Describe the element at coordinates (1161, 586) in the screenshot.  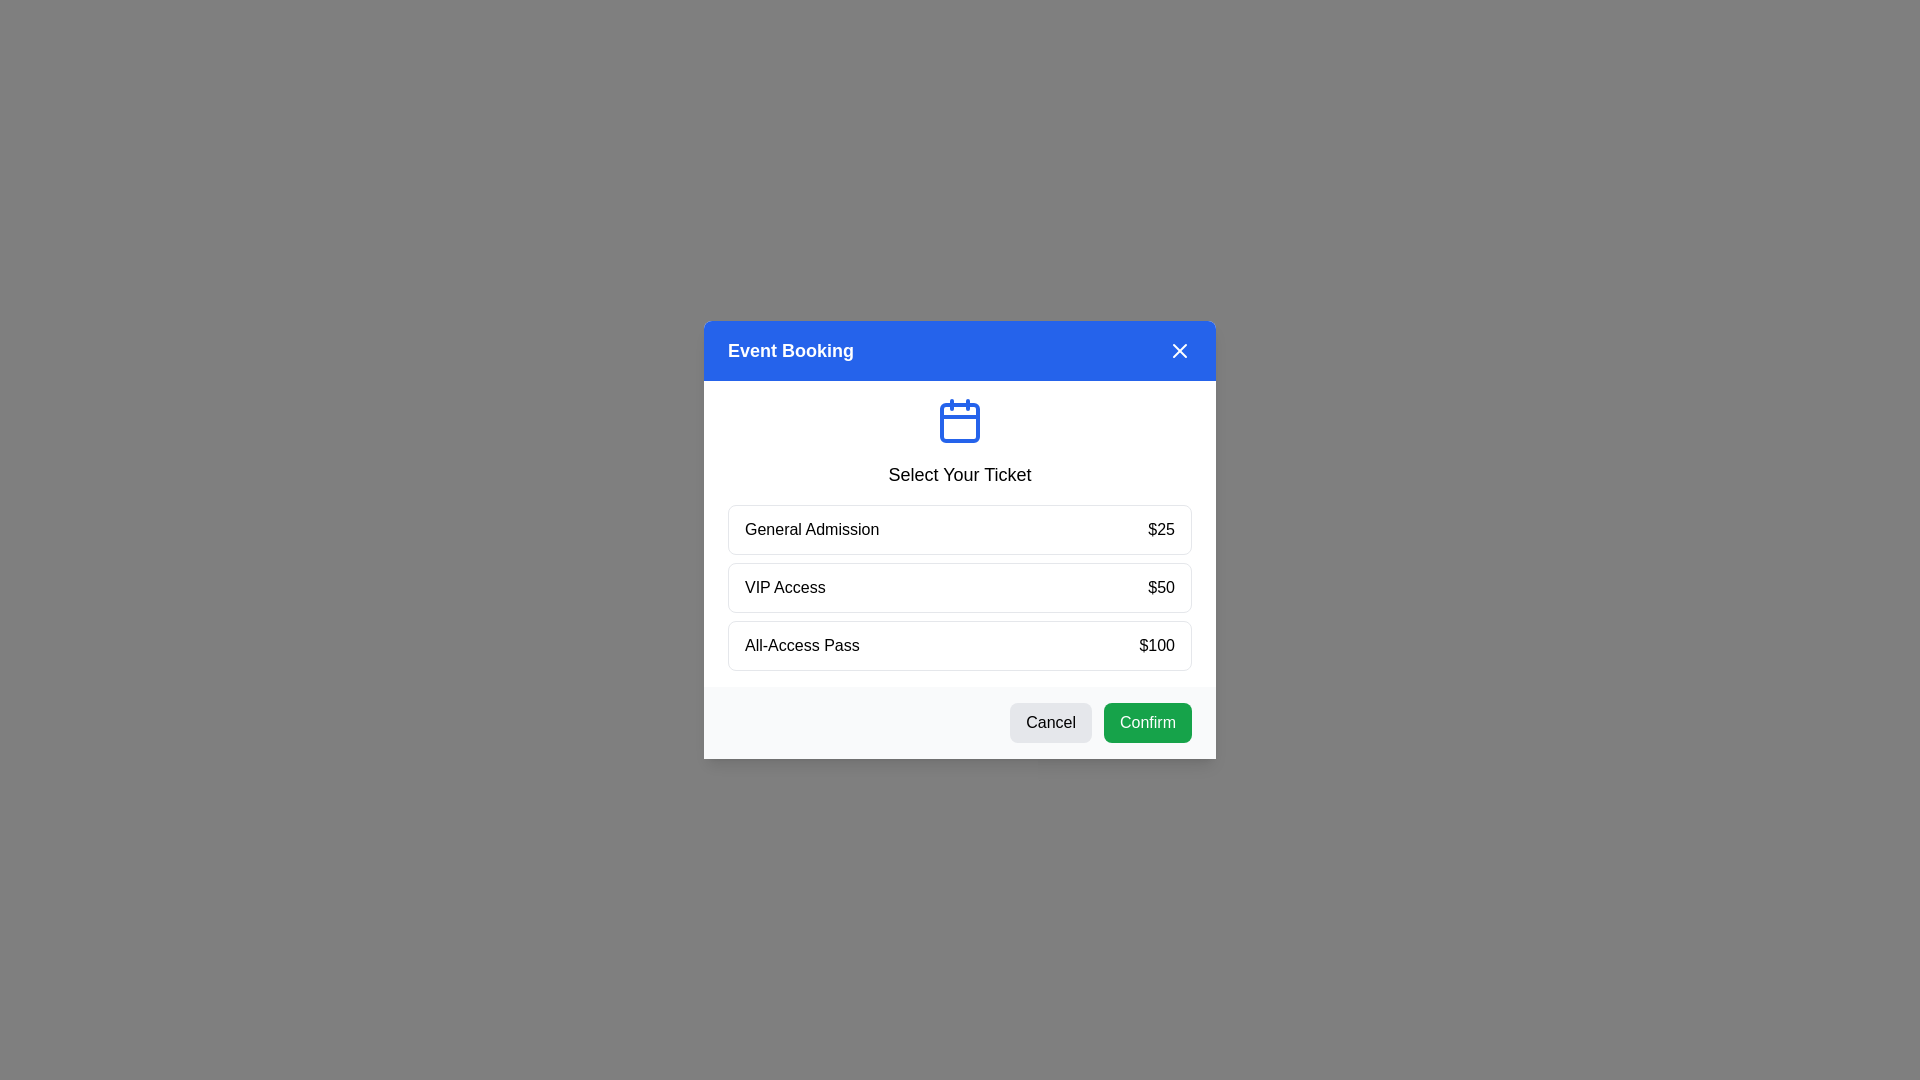
I see `the static text element displaying the price for the 'VIP Access' ticket option, located to the right of the 'VIP Access' label in the selection menu` at that location.